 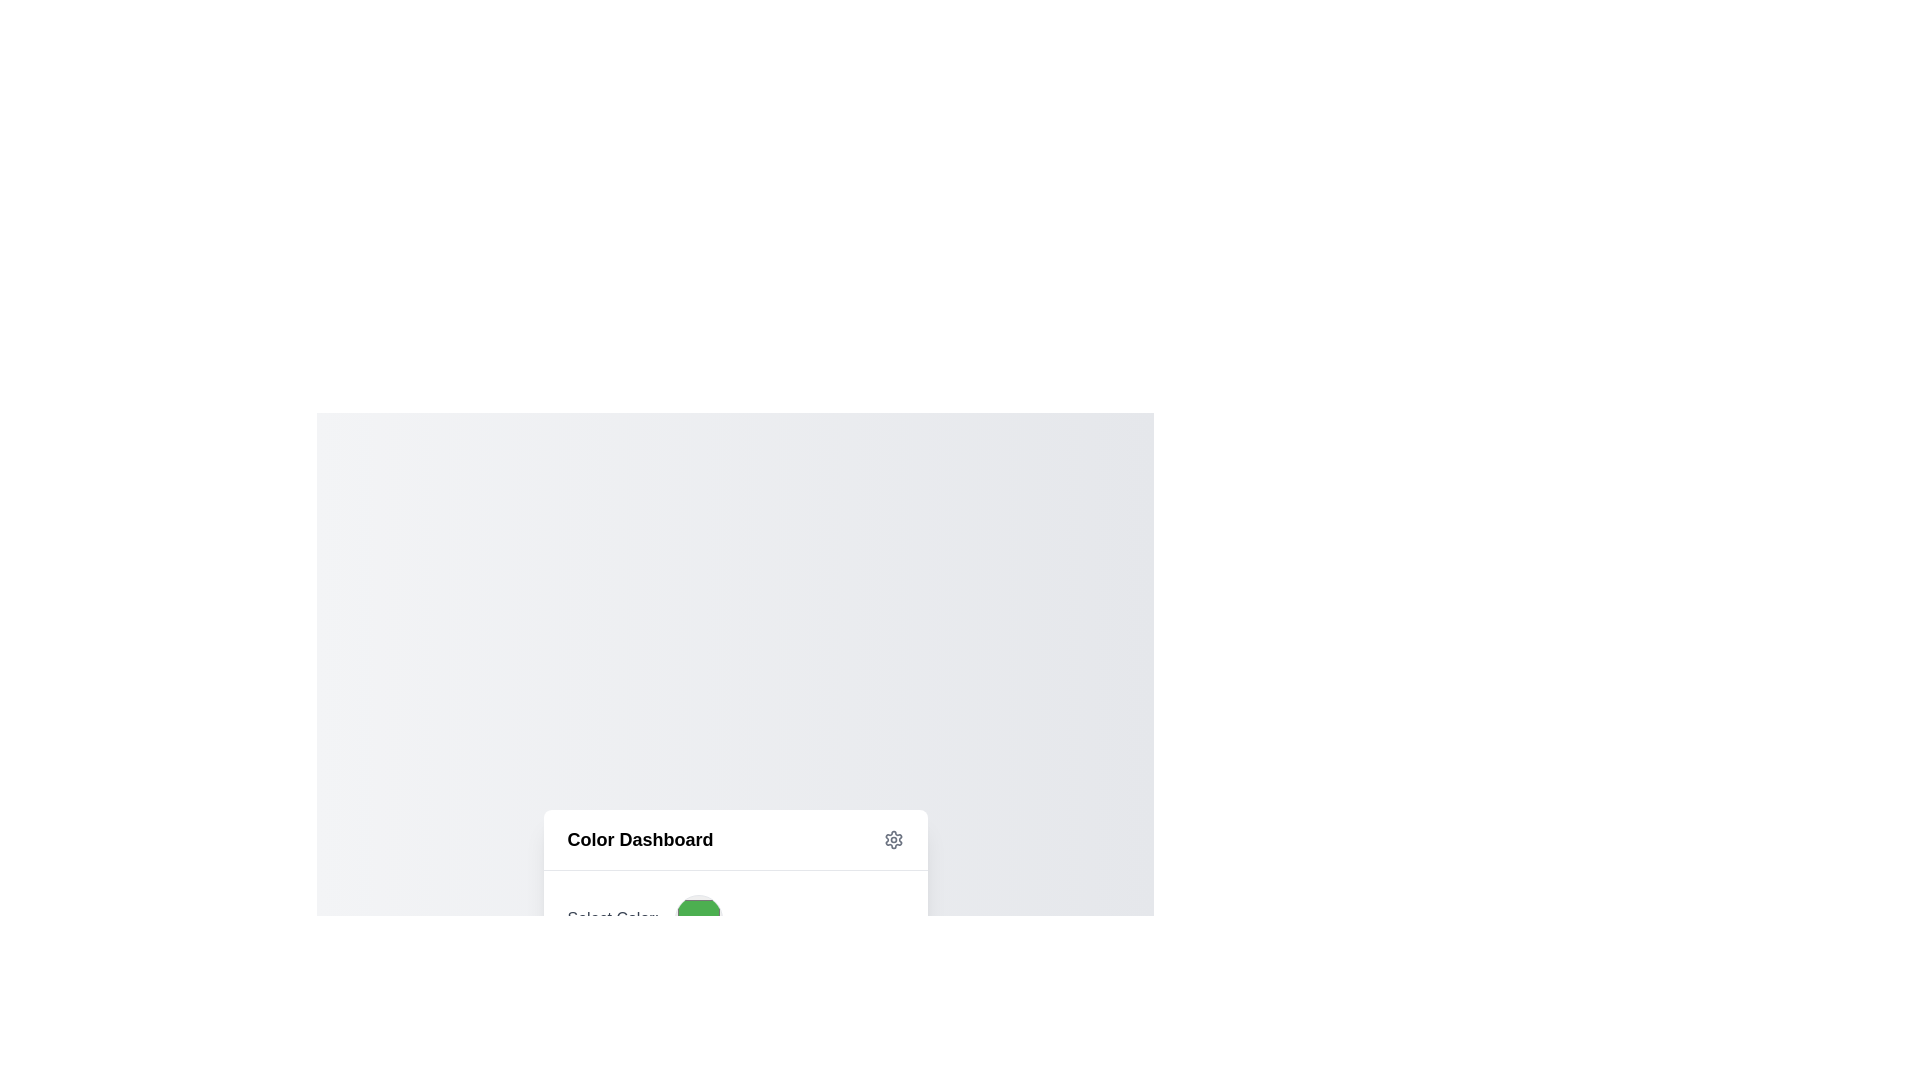 I want to click on the green circular Color Picker button for keyboard input, so click(x=699, y=918).